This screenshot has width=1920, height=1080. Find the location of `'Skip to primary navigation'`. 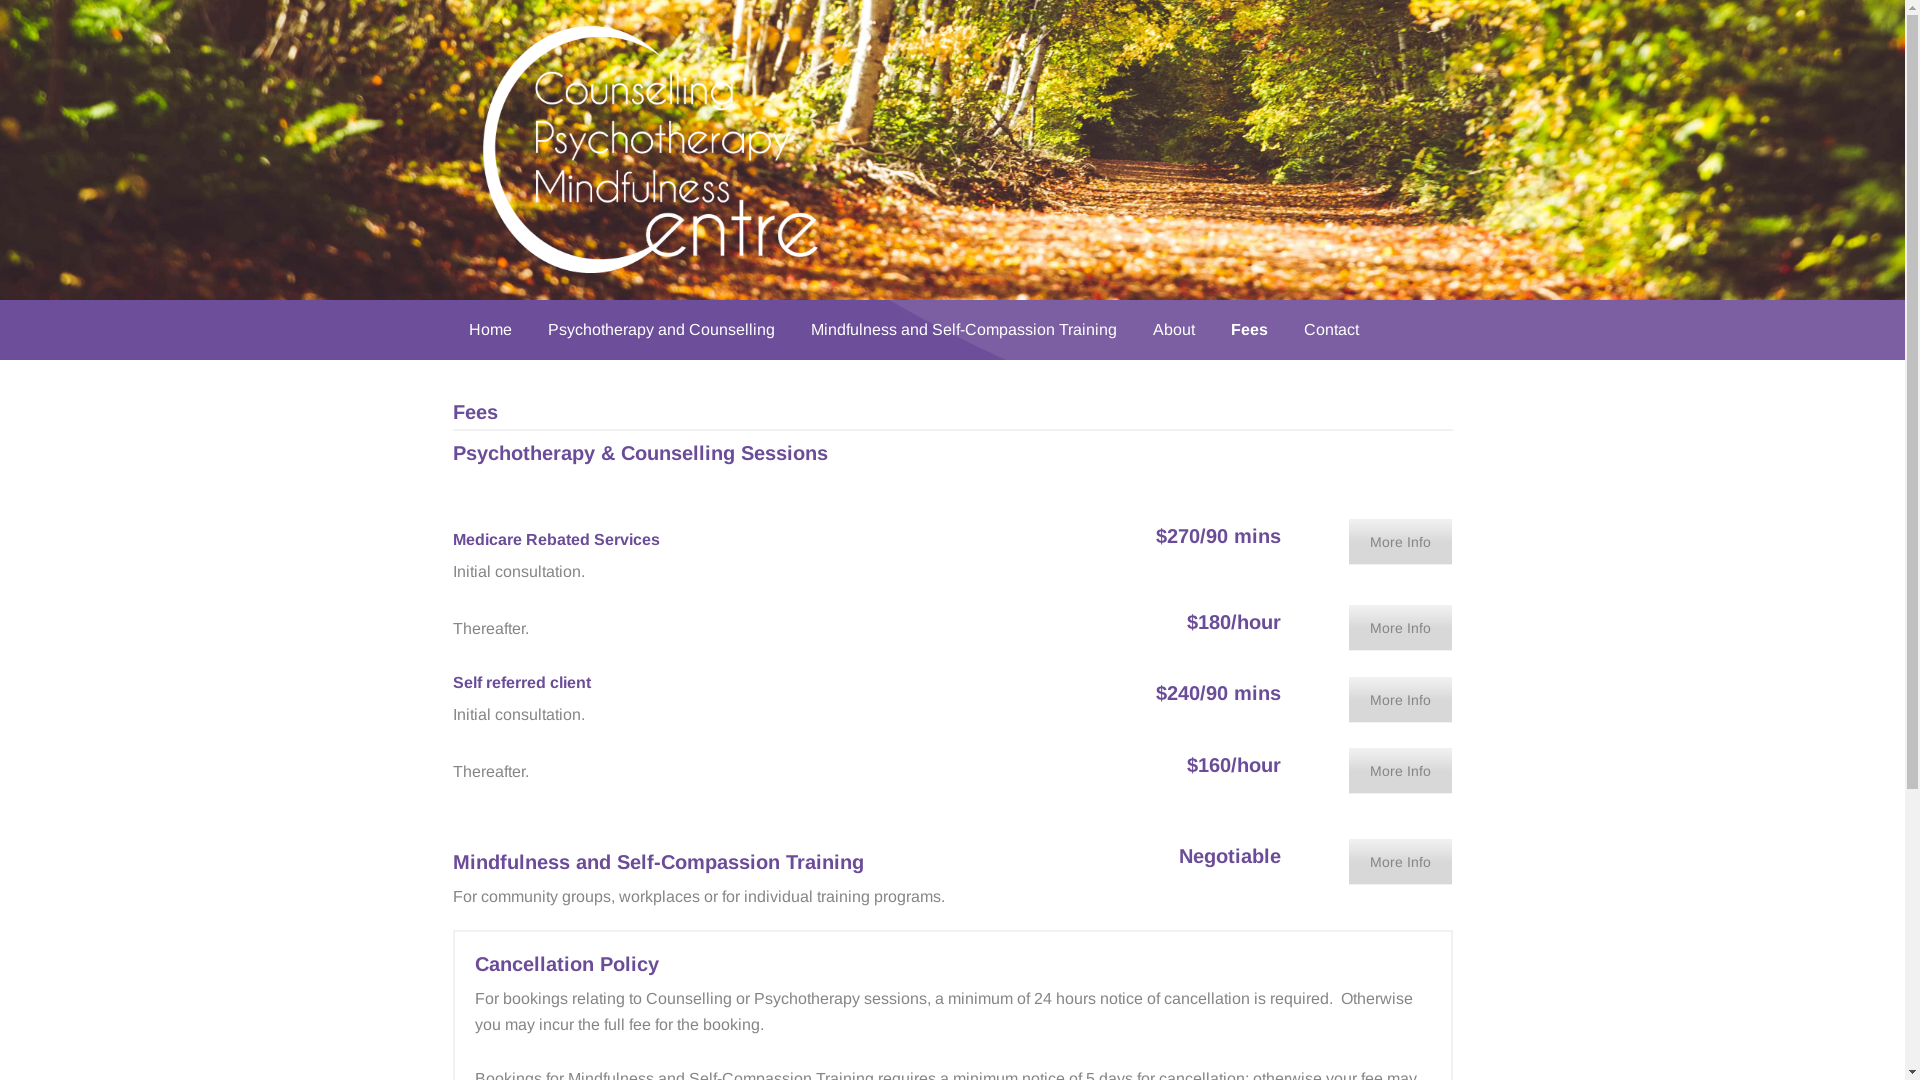

'Skip to primary navigation' is located at coordinates (0, 0).